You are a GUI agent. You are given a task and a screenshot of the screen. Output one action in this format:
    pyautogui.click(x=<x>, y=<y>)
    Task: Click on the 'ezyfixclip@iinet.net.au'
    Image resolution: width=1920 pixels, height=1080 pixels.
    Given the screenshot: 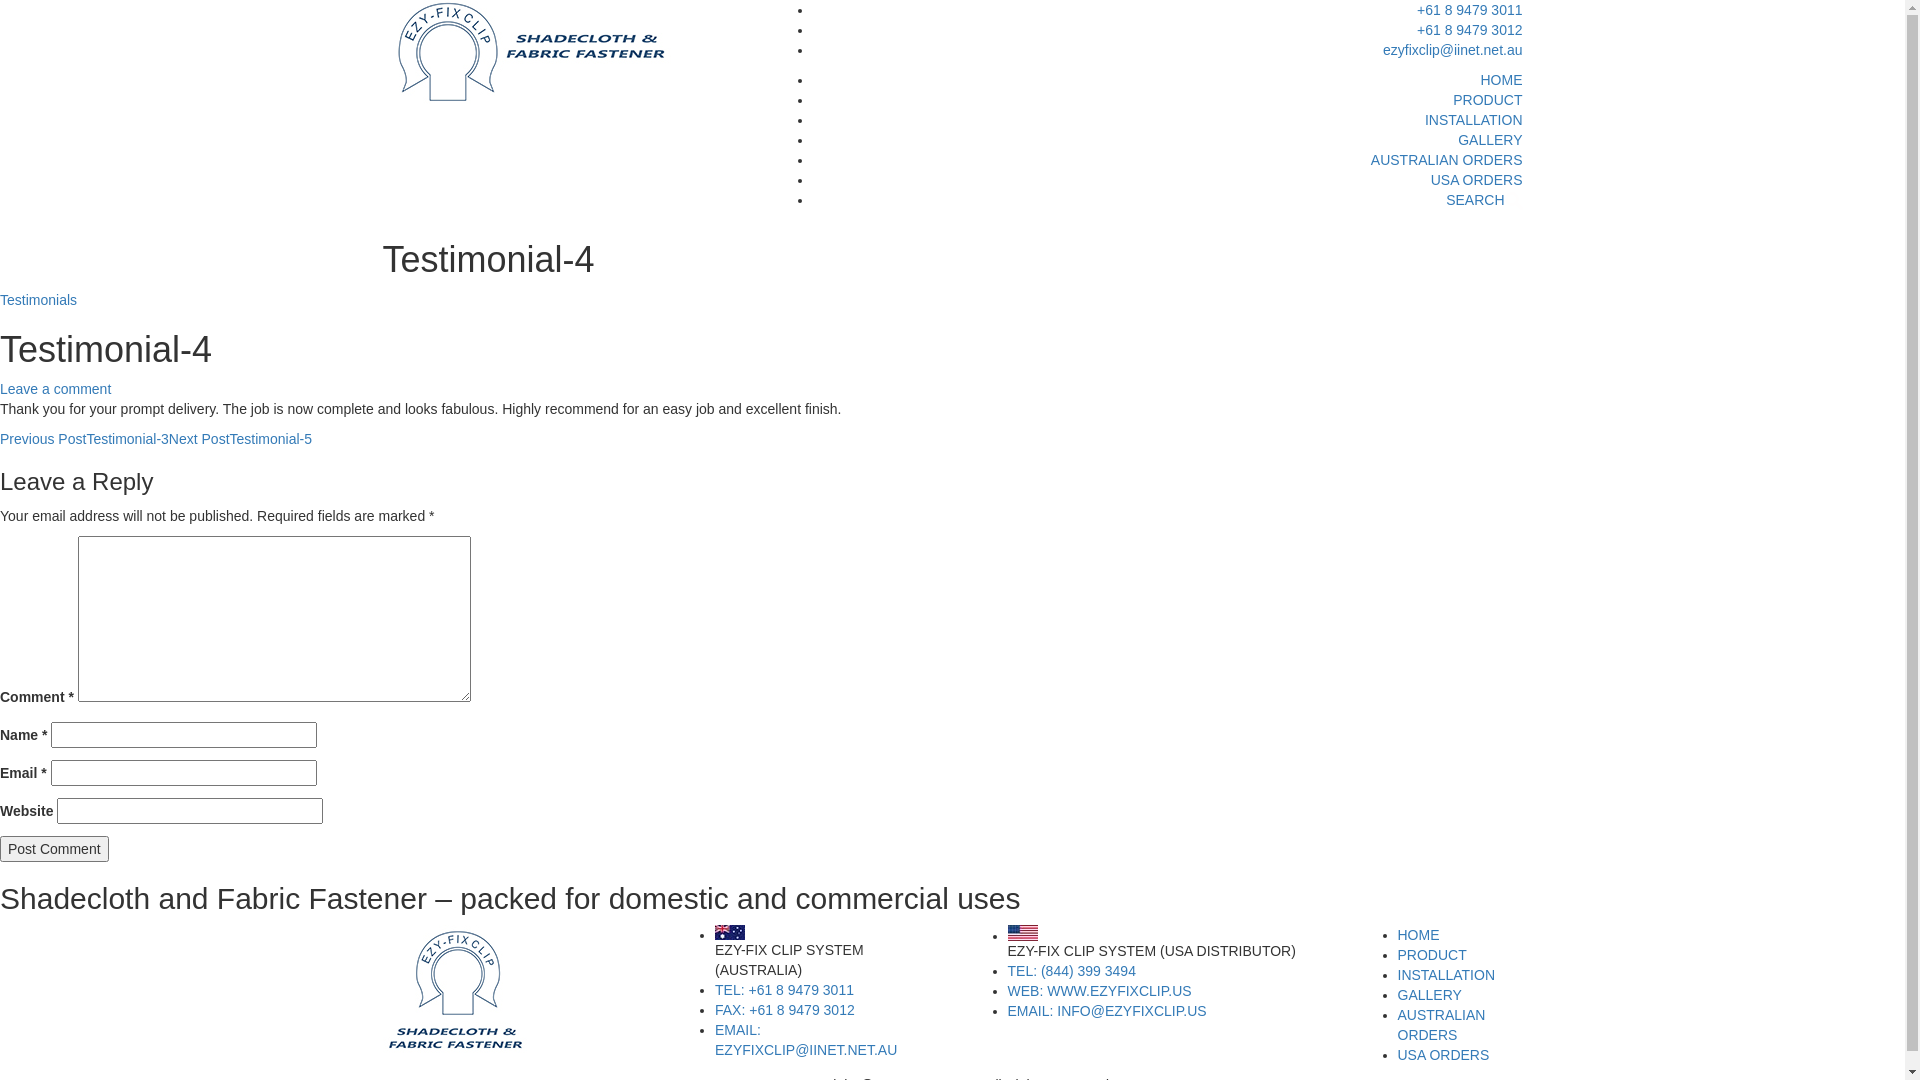 What is the action you would take?
    pyautogui.click(x=1453, y=49)
    